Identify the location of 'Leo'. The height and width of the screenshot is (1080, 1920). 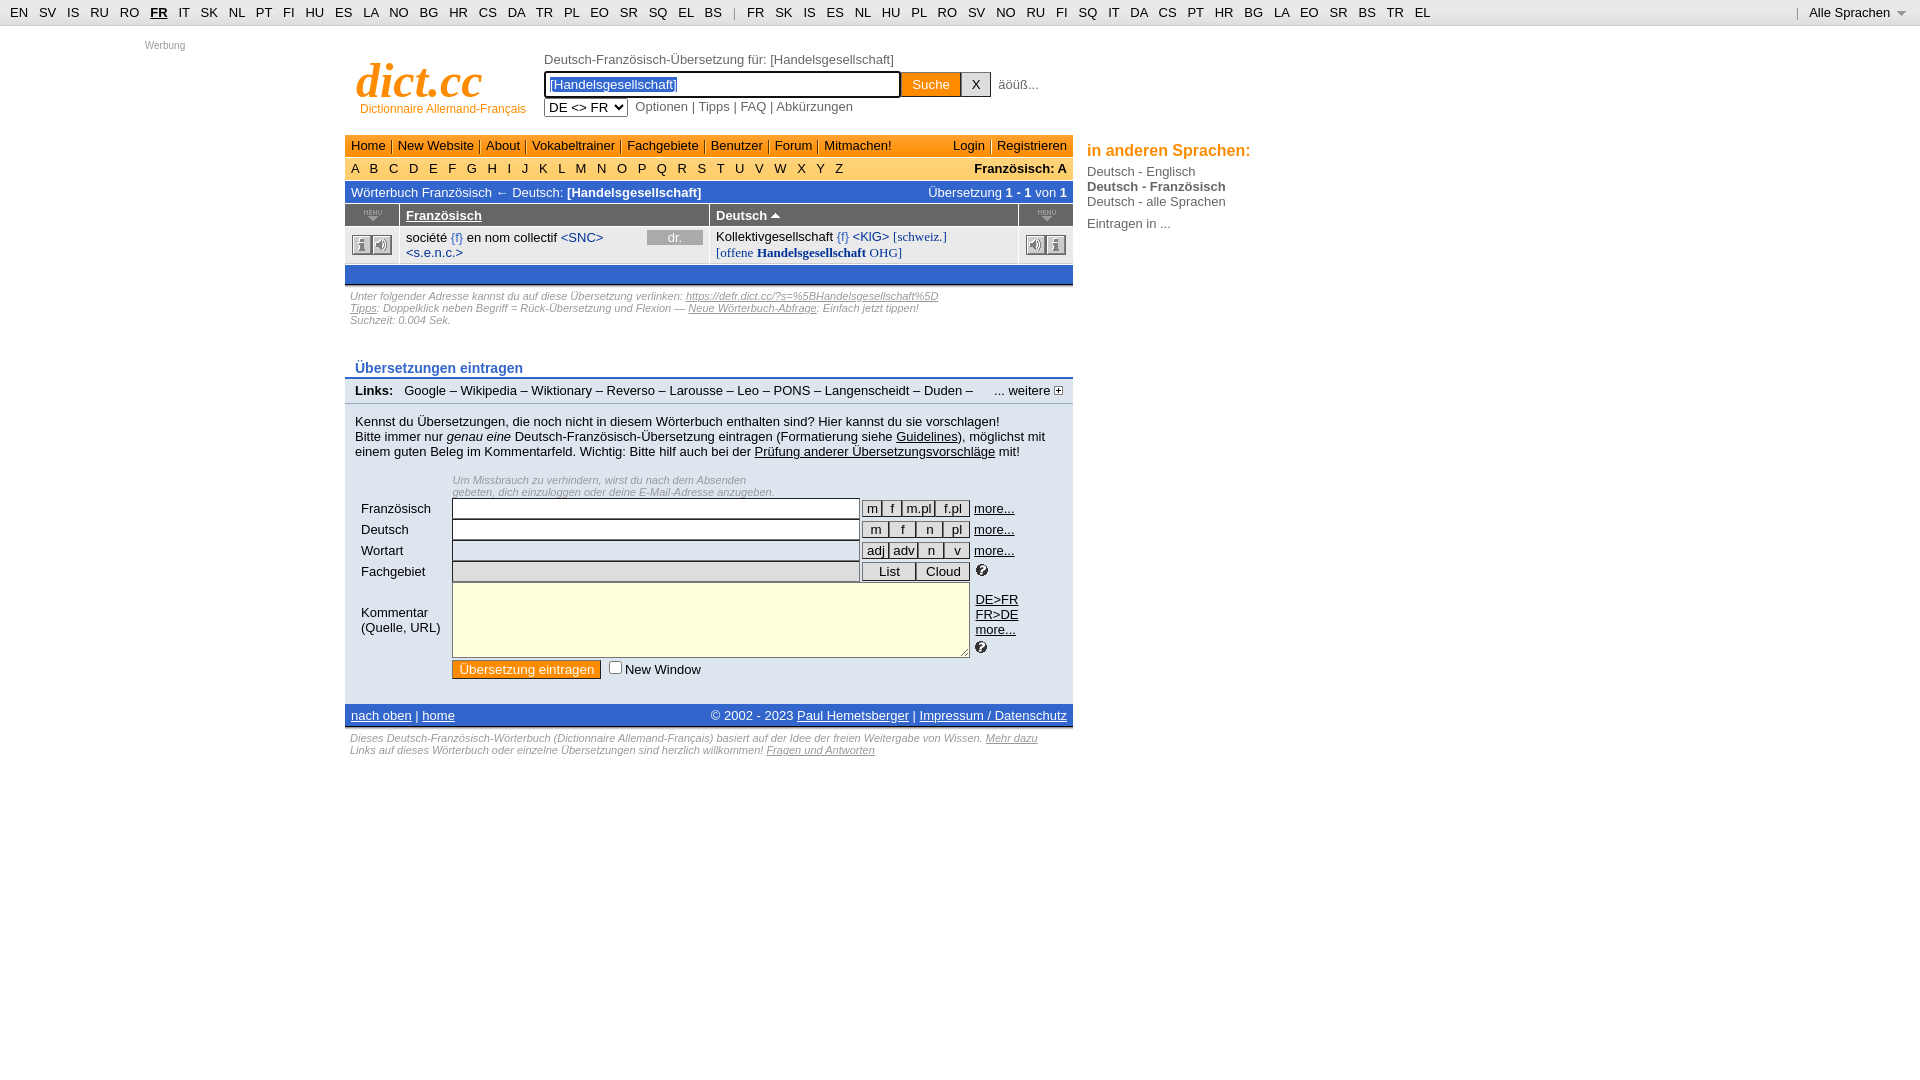
(747, 390).